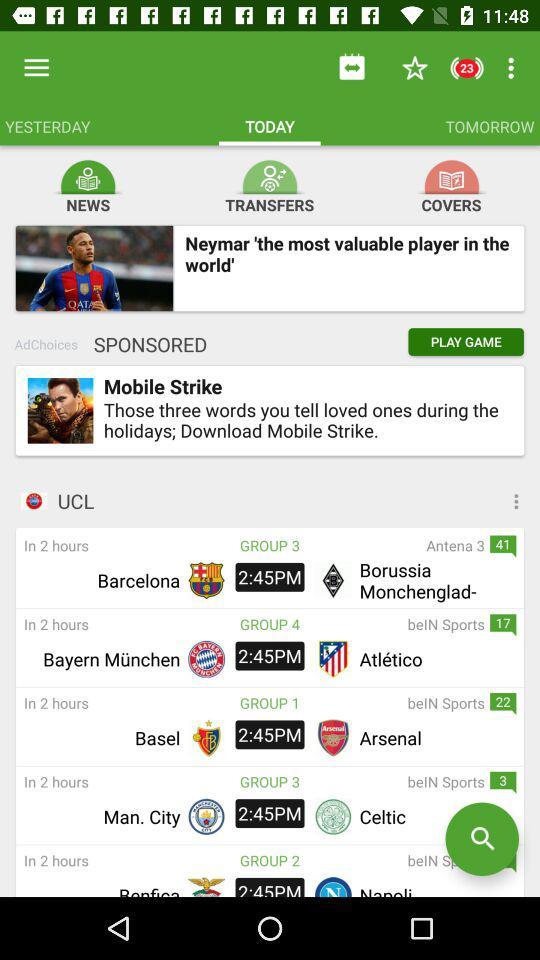  What do you see at coordinates (481, 839) in the screenshot?
I see `open search bar` at bounding box center [481, 839].